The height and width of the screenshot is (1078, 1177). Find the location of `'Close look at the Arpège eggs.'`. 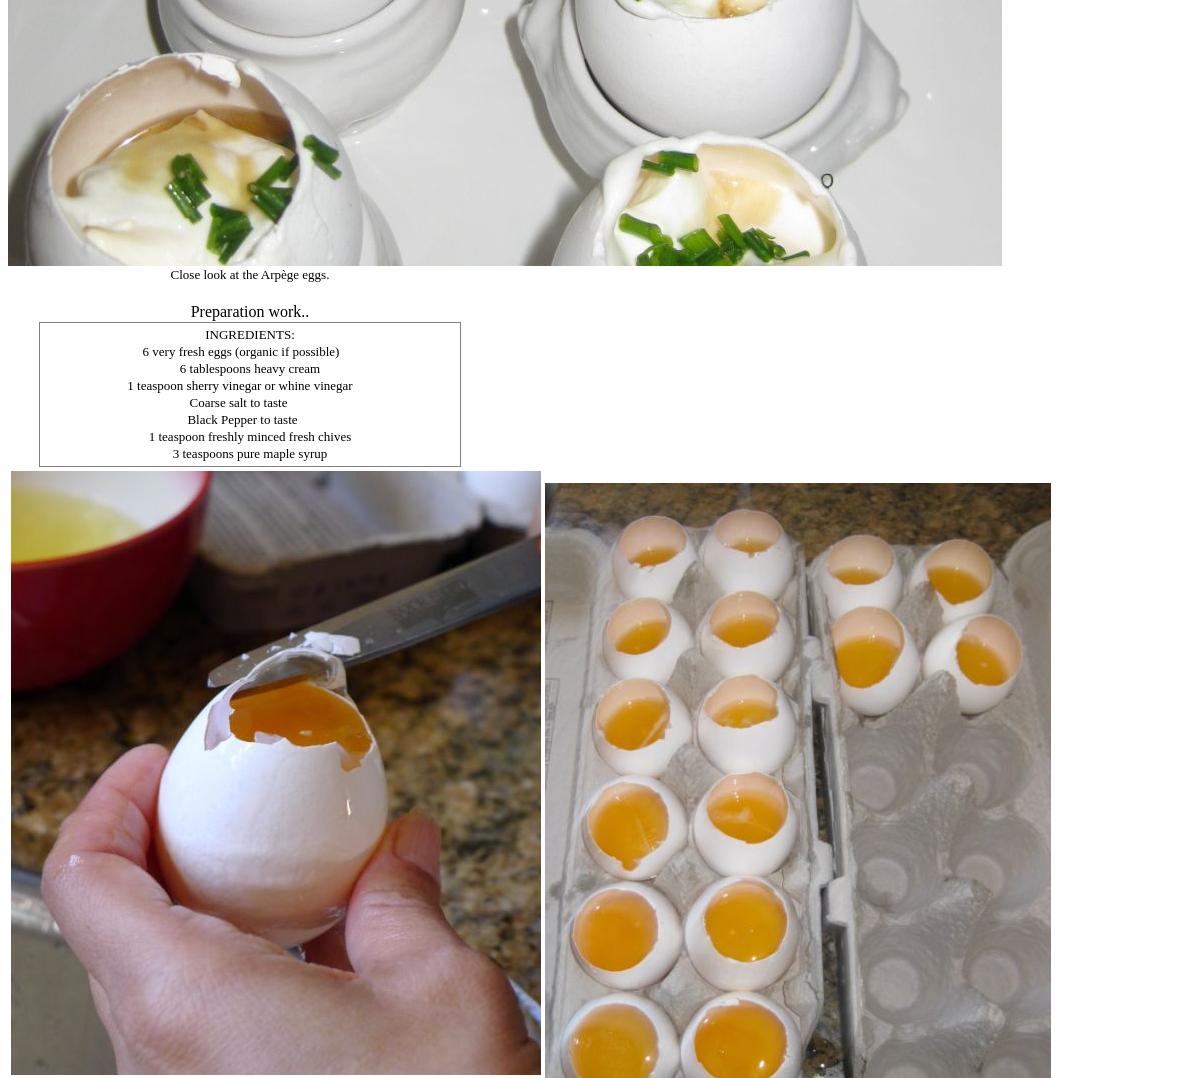

'Close look at the Arpège eggs.' is located at coordinates (168, 274).